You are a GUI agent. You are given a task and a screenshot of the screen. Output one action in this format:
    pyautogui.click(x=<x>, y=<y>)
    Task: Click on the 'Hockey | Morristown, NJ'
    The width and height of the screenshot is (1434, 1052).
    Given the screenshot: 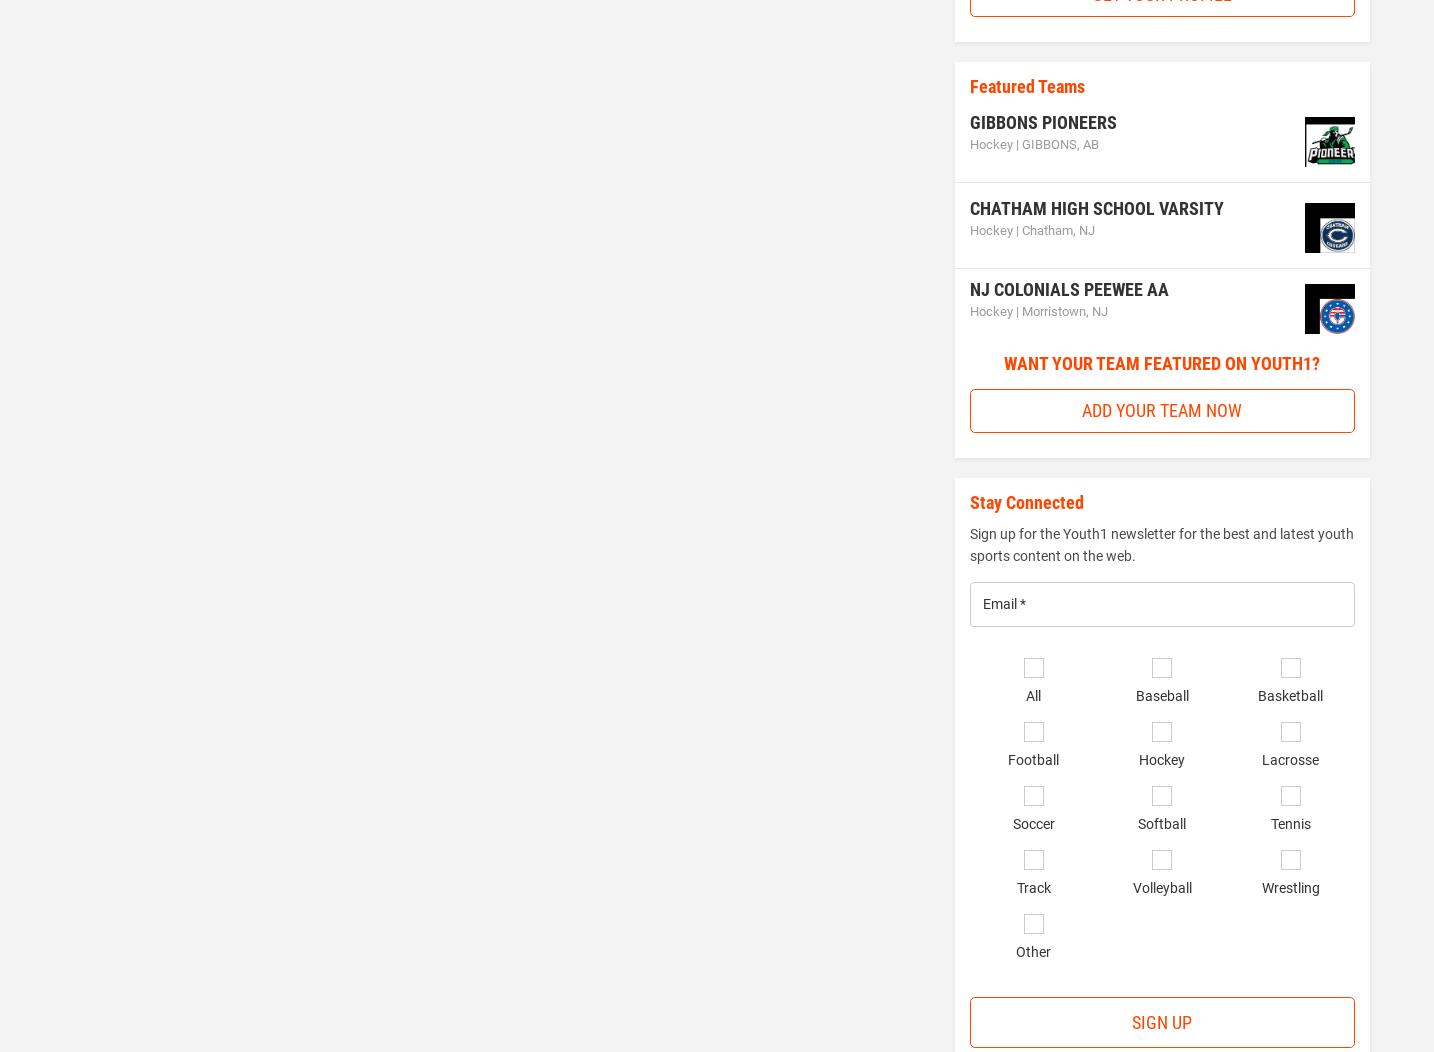 What is the action you would take?
    pyautogui.click(x=1036, y=309)
    